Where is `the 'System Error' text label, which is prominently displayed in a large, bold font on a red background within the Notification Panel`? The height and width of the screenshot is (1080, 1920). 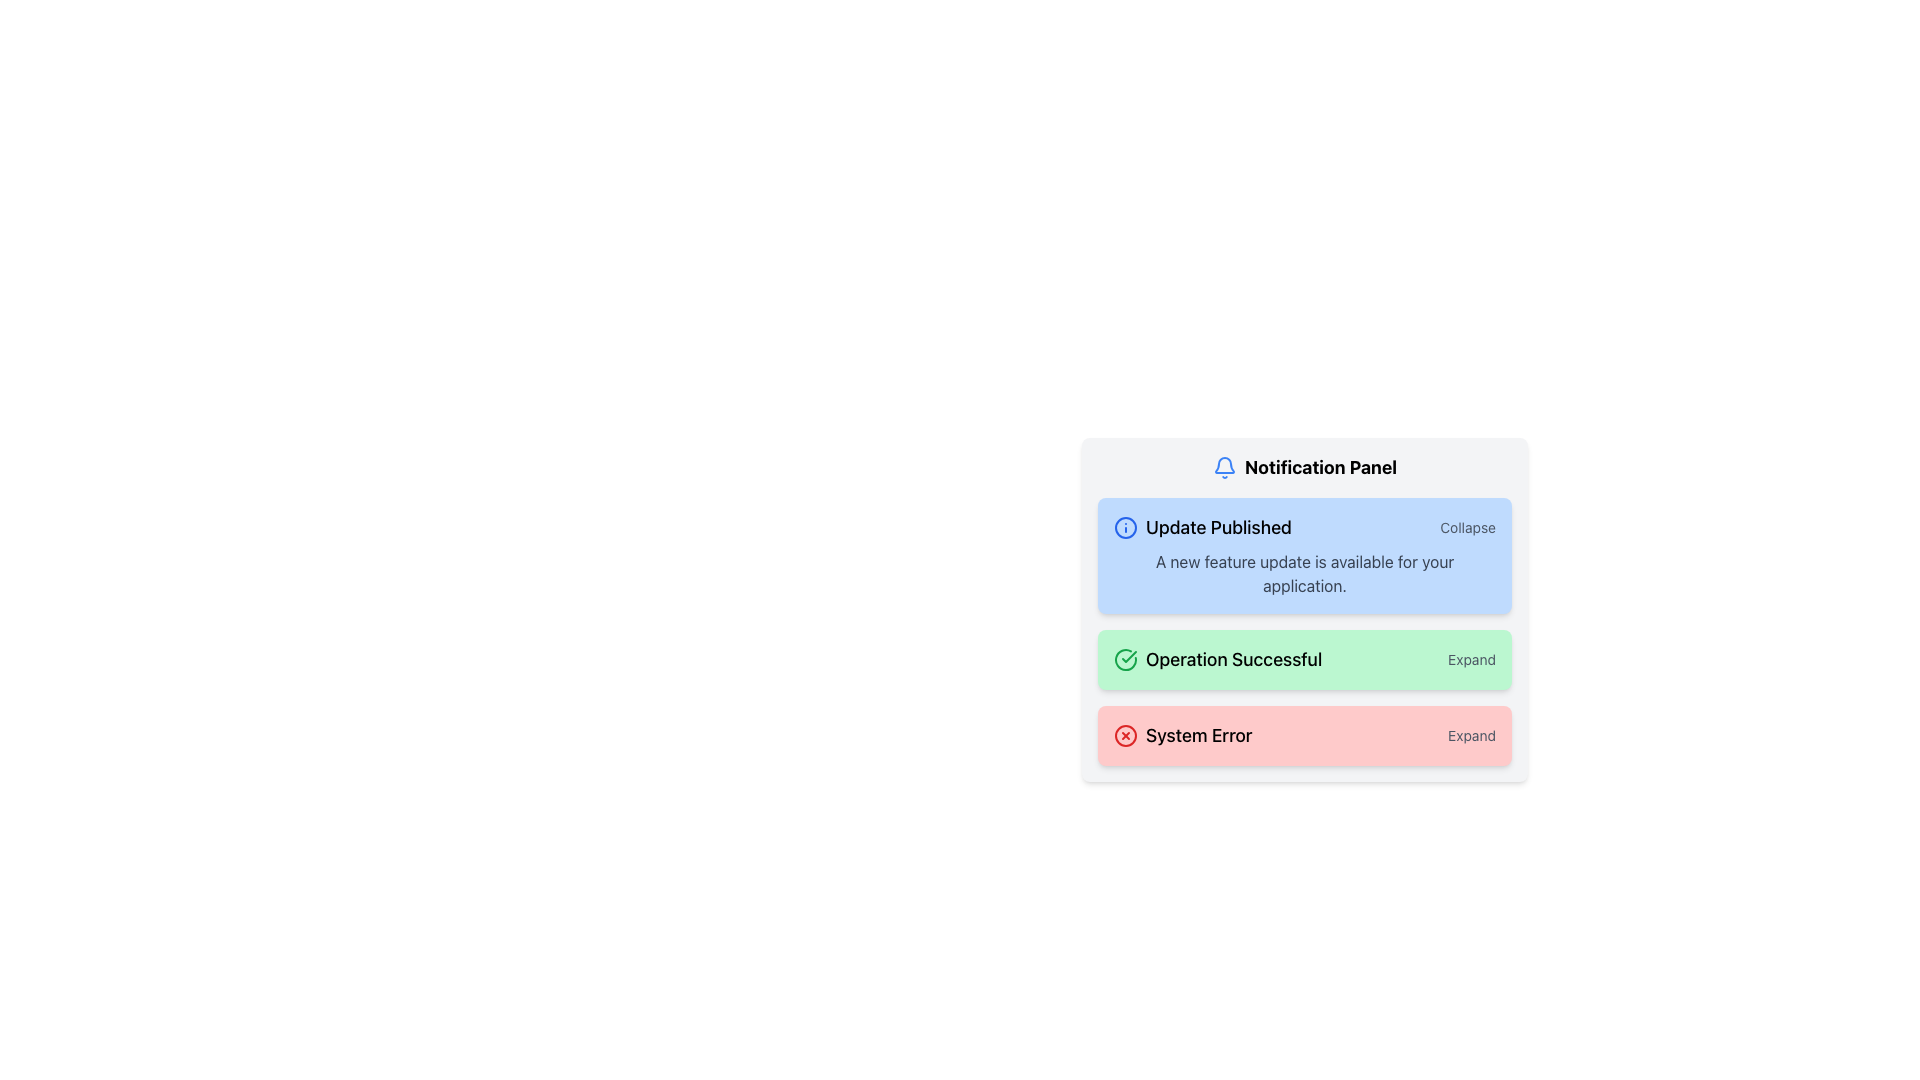 the 'System Error' text label, which is prominently displayed in a large, bold font on a red background within the Notification Panel is located at coordinates (1199, 736).